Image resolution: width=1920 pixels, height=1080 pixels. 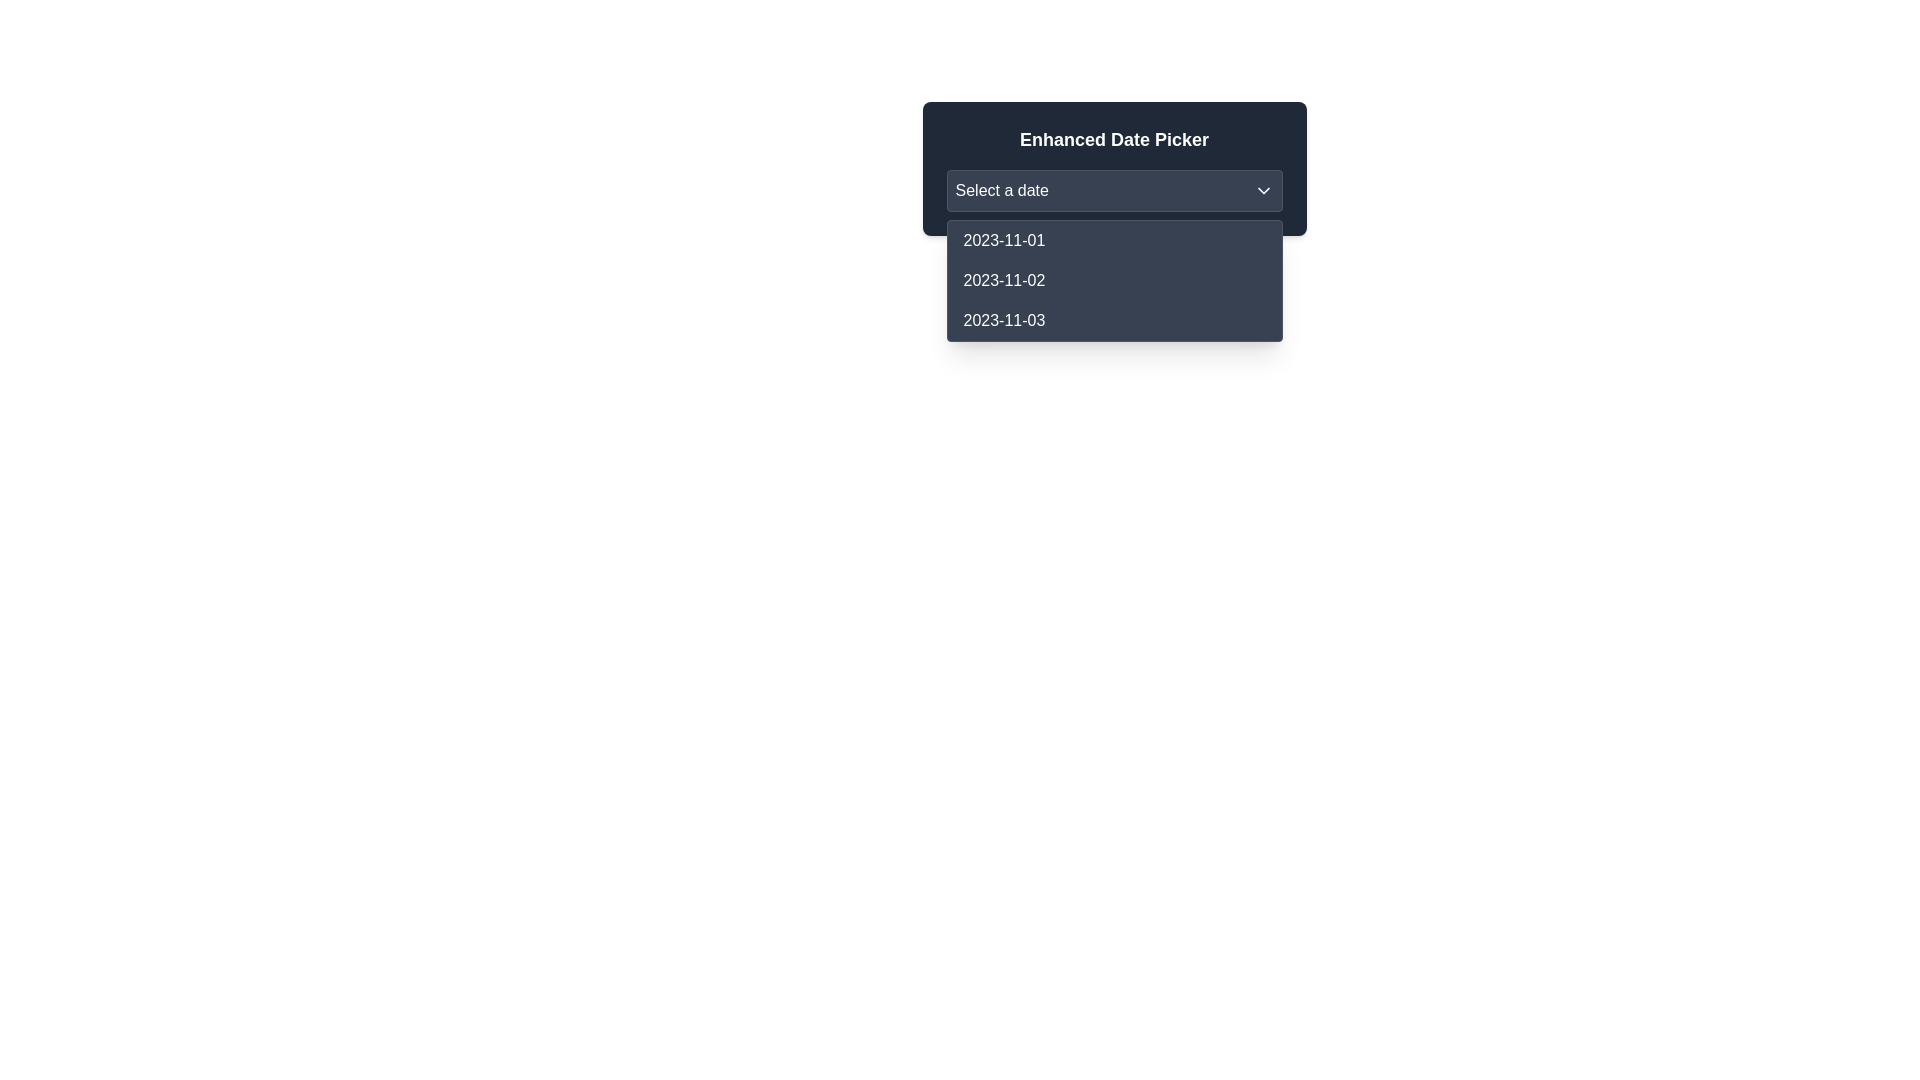 I want to click on the dropdown option labeled '2023-11-03', so click(x=1113, y=319).